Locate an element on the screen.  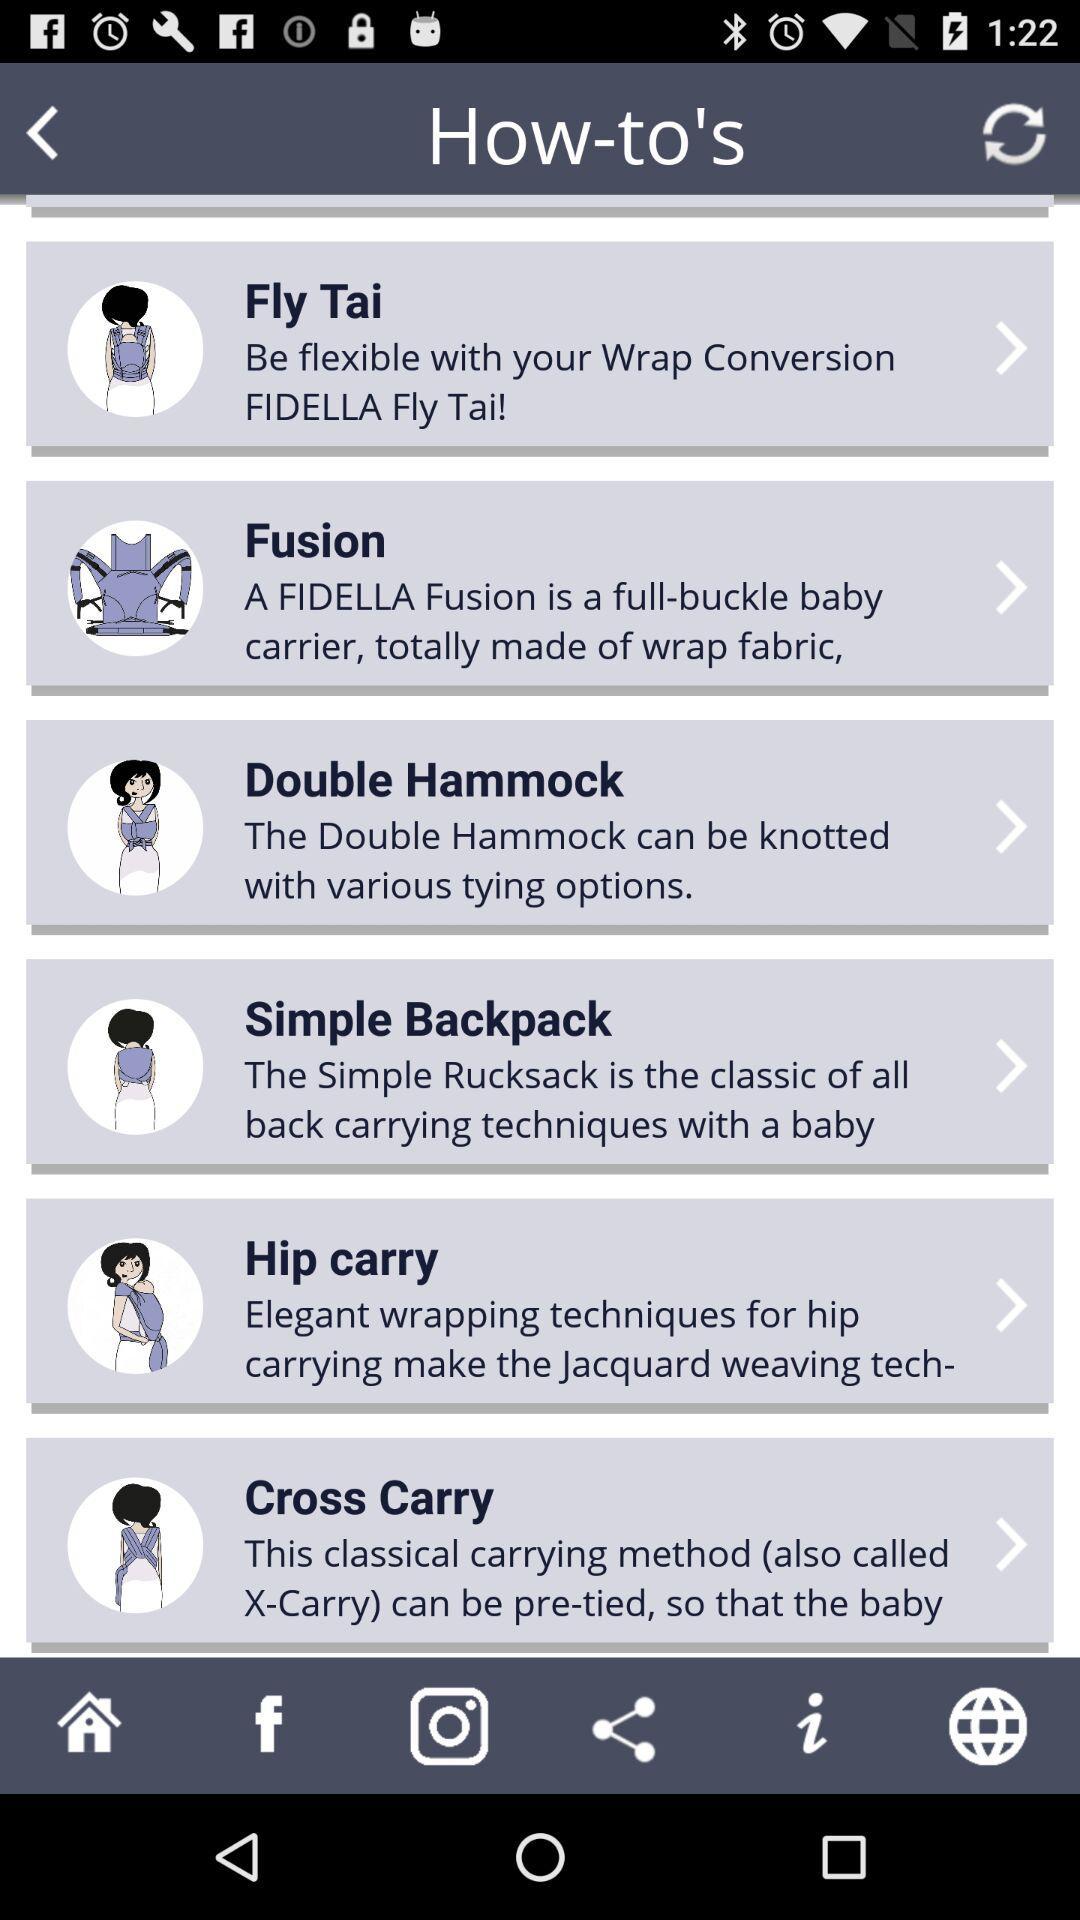
the facebook icon is located at coordinates (270, 1846).